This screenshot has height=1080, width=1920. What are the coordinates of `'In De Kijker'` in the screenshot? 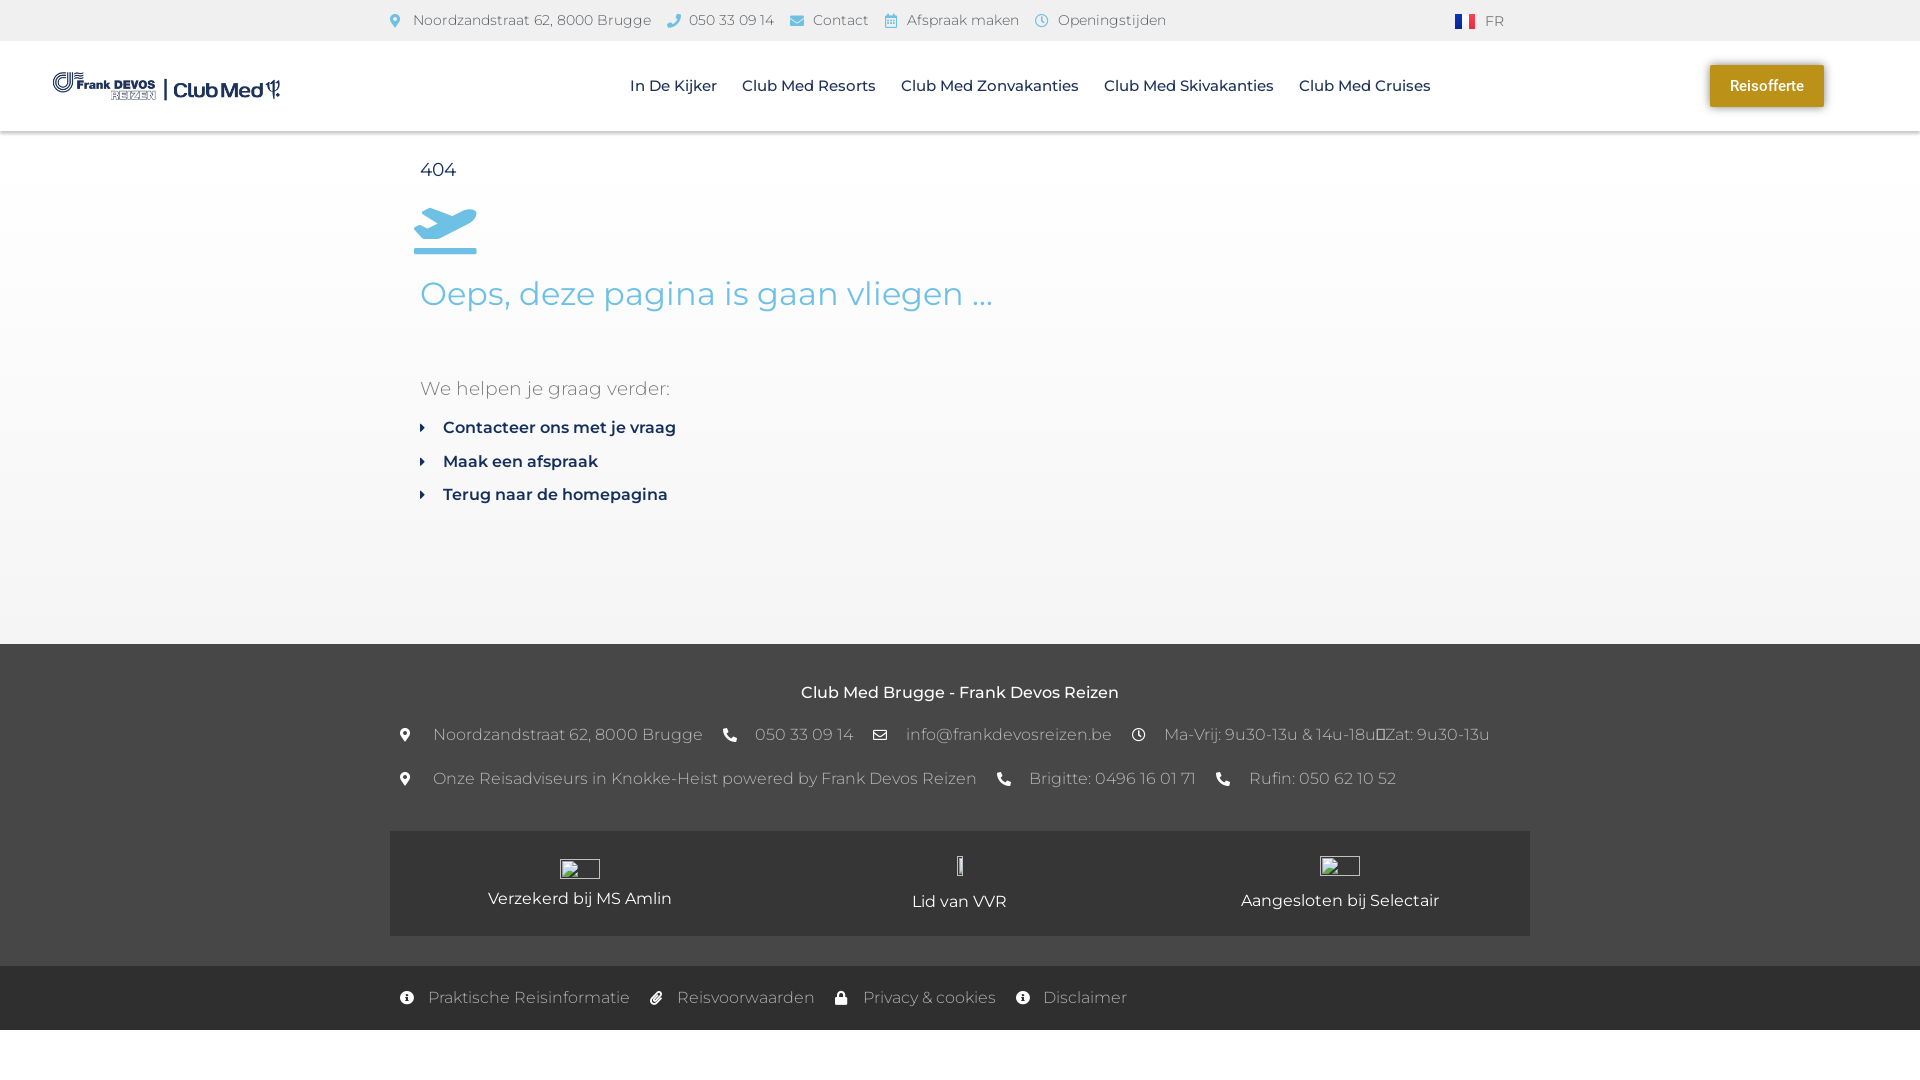 It's located at (673, 84).